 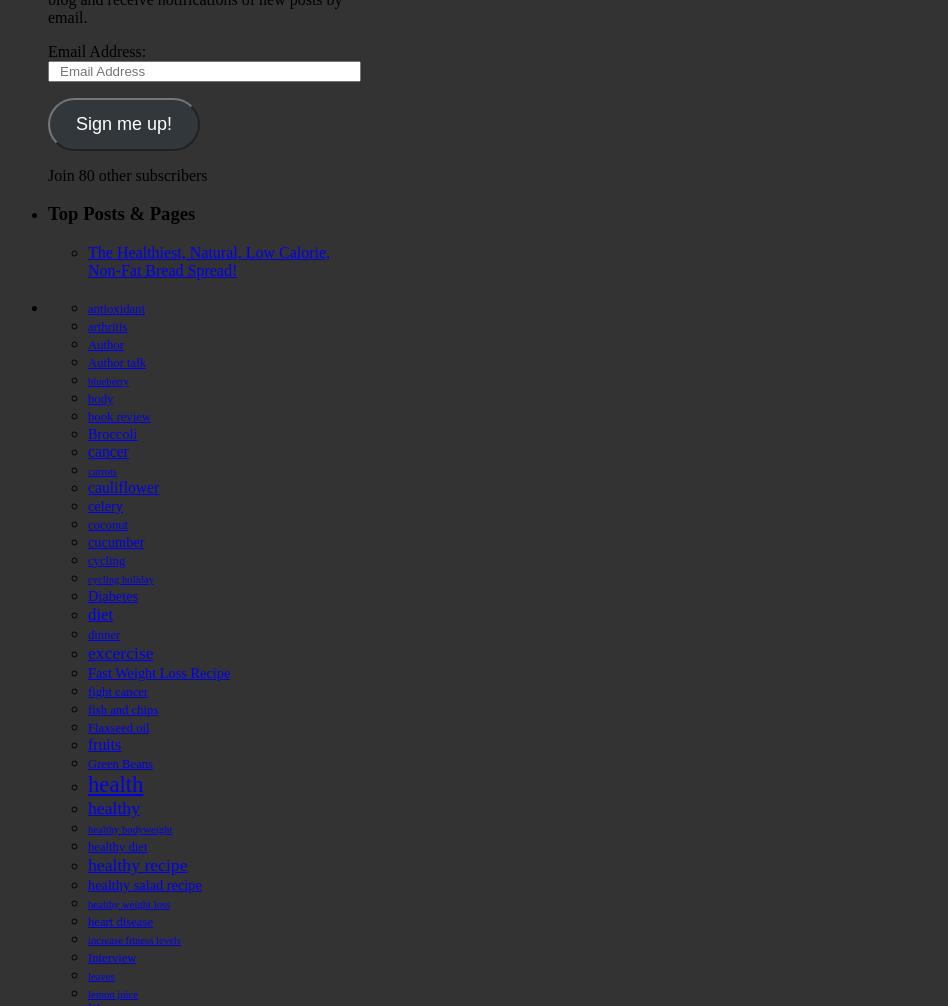 I want to click on 'Interview', so click(x=111, y=956).